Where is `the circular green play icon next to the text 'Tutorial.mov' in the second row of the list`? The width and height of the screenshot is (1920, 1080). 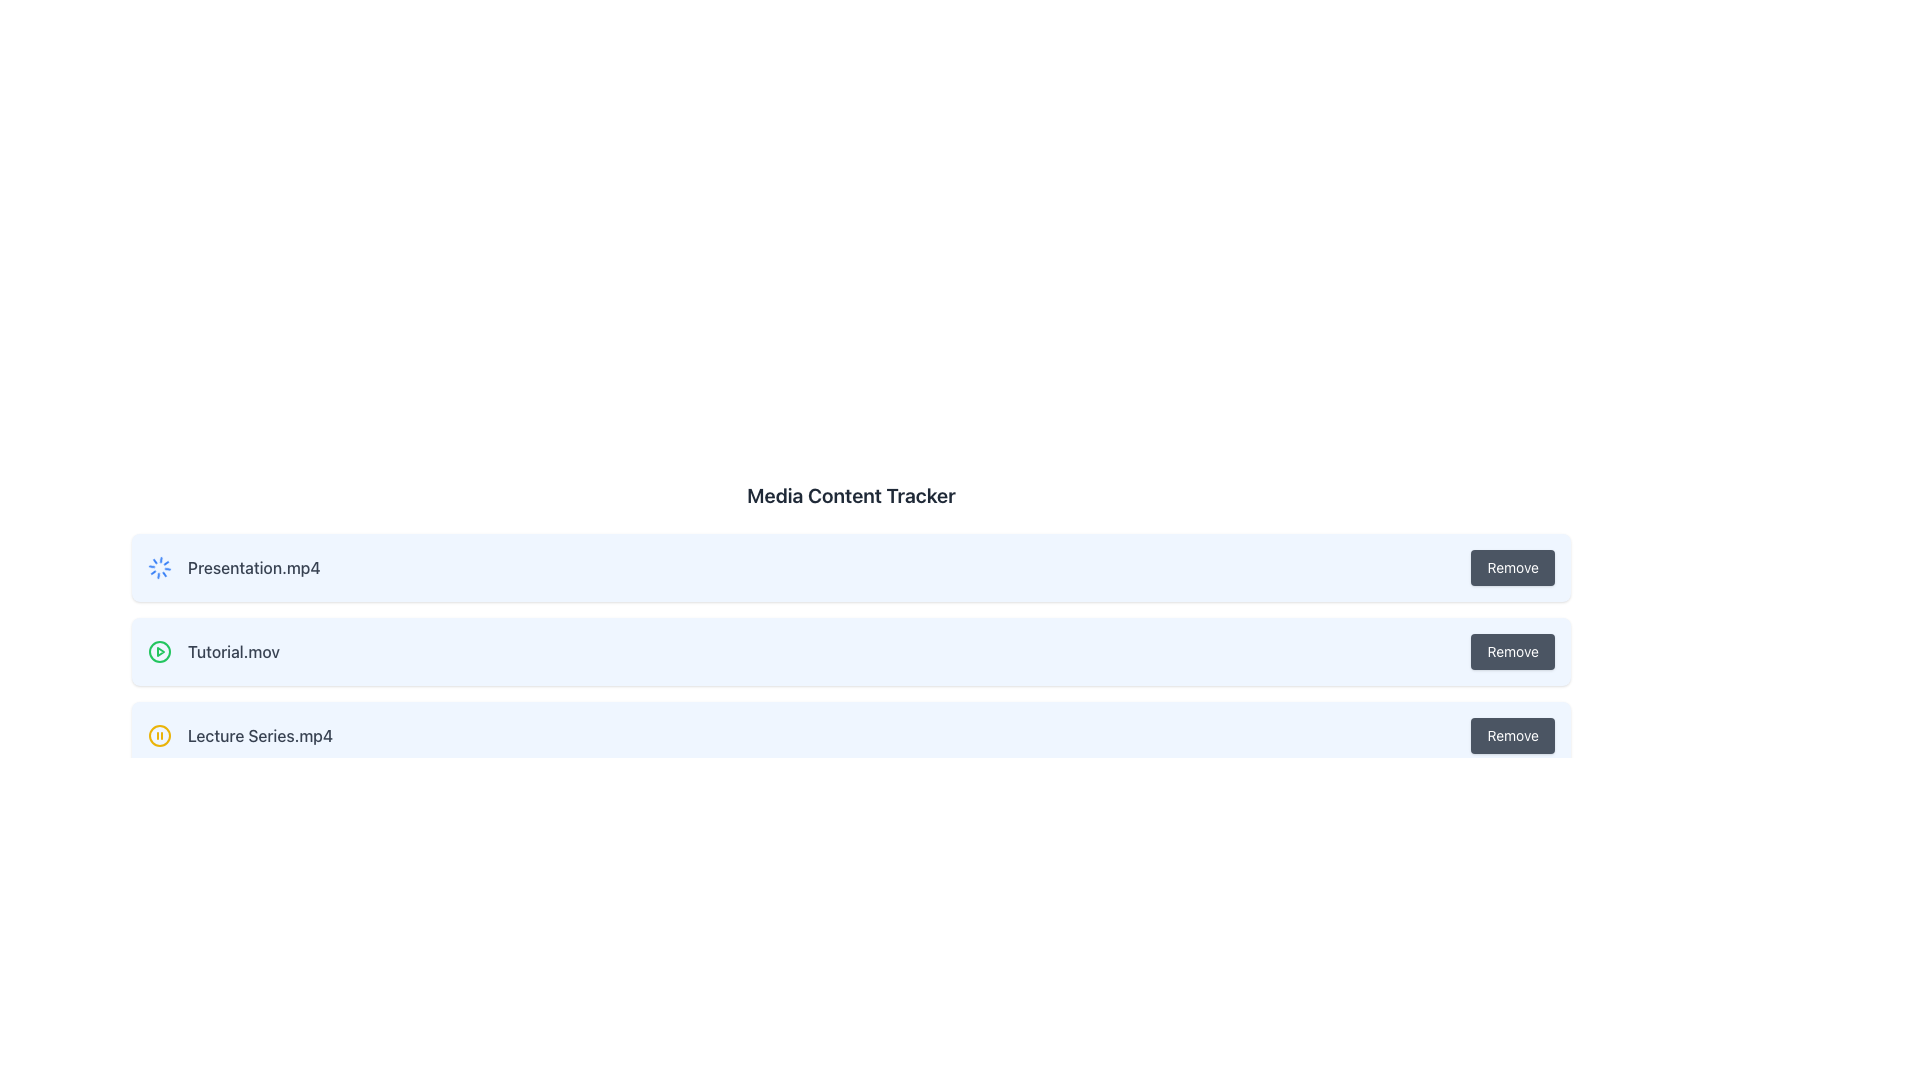
the circular green play icon next to the text 'Tutorial.mov' in the second row of the list is located at coordinates (213, 651).